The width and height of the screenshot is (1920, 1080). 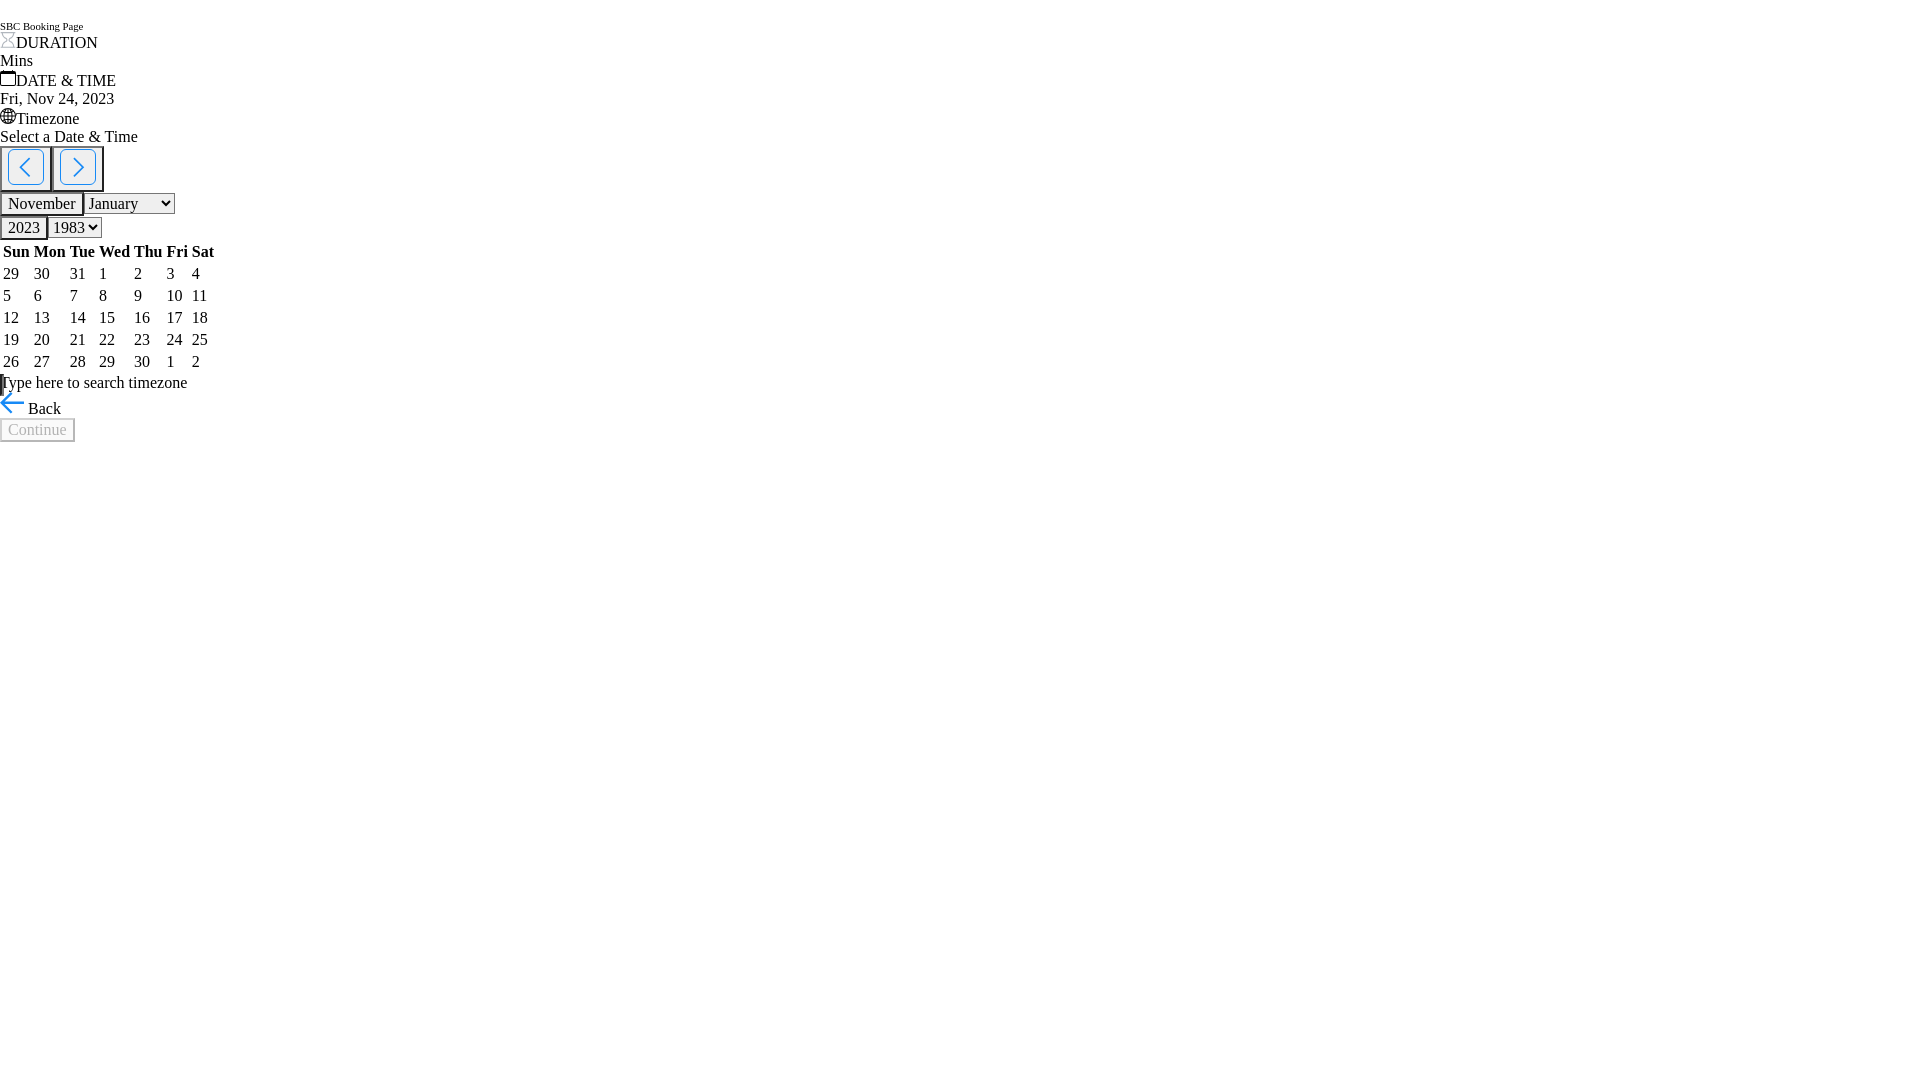 What do you see at coordinates (30, 407) in the screenshot?
I see `'Back'` at bounding box center [30, 407].